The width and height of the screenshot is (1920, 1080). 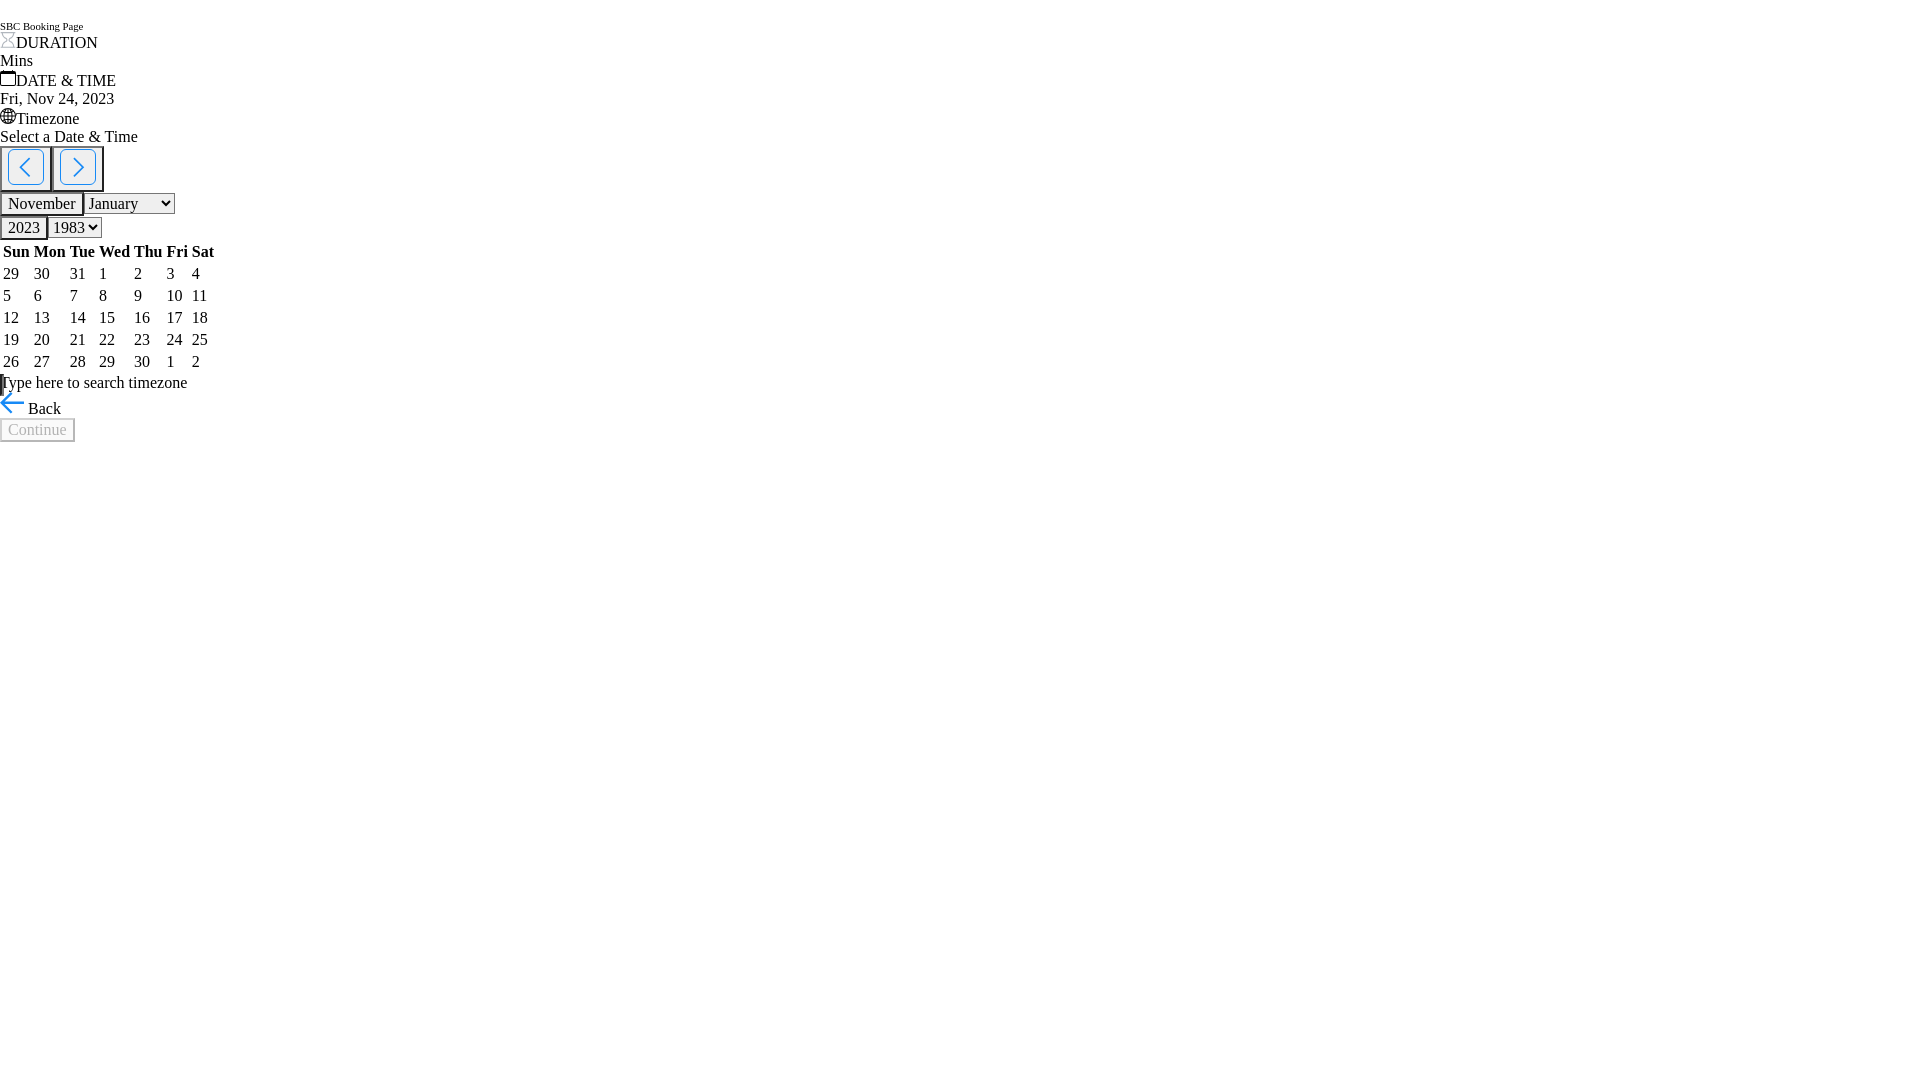 What do you see at coordinates (30, 407) in the screenshot?
I see `'Back'` at bounding box center [30, 407].